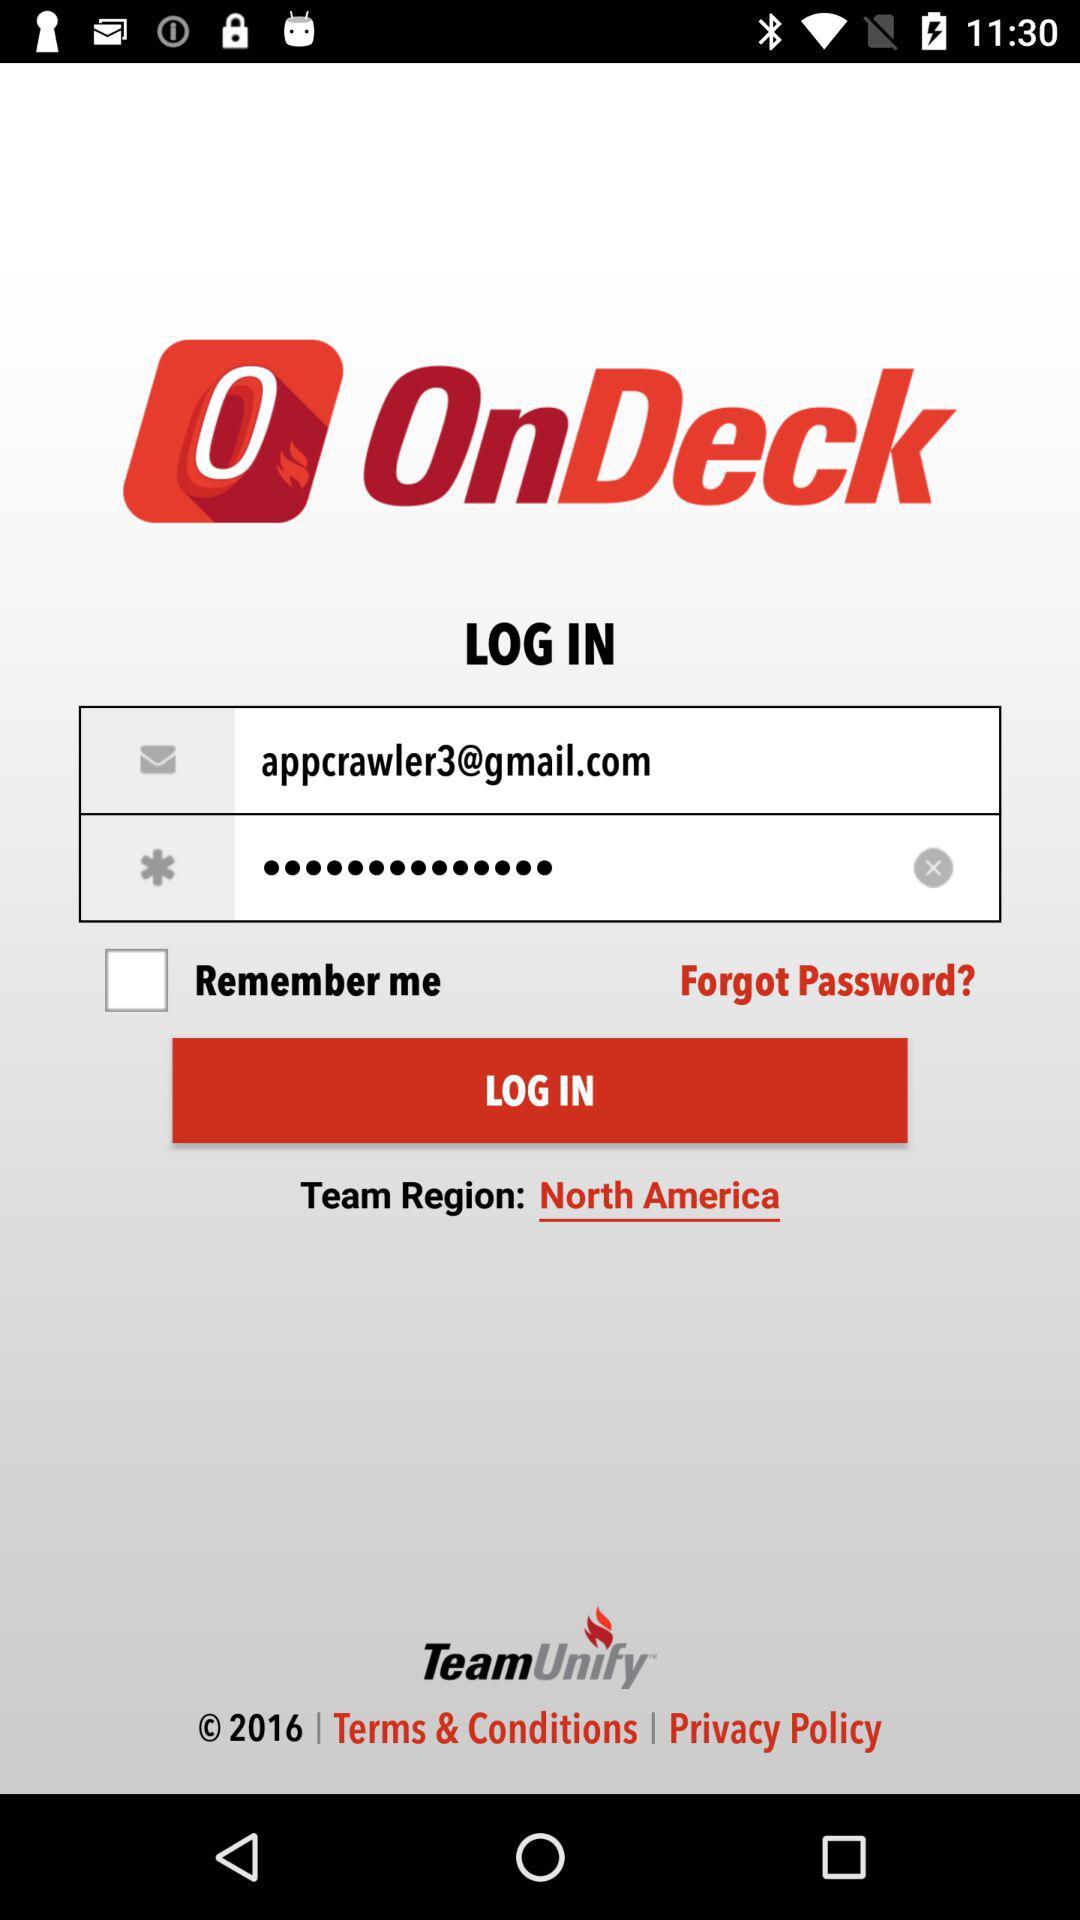 This screenshot has height=1920, width=1080. Describe the element at coordinates (540, 430) in the screenshot. I see `the icon ondeck` at that location.